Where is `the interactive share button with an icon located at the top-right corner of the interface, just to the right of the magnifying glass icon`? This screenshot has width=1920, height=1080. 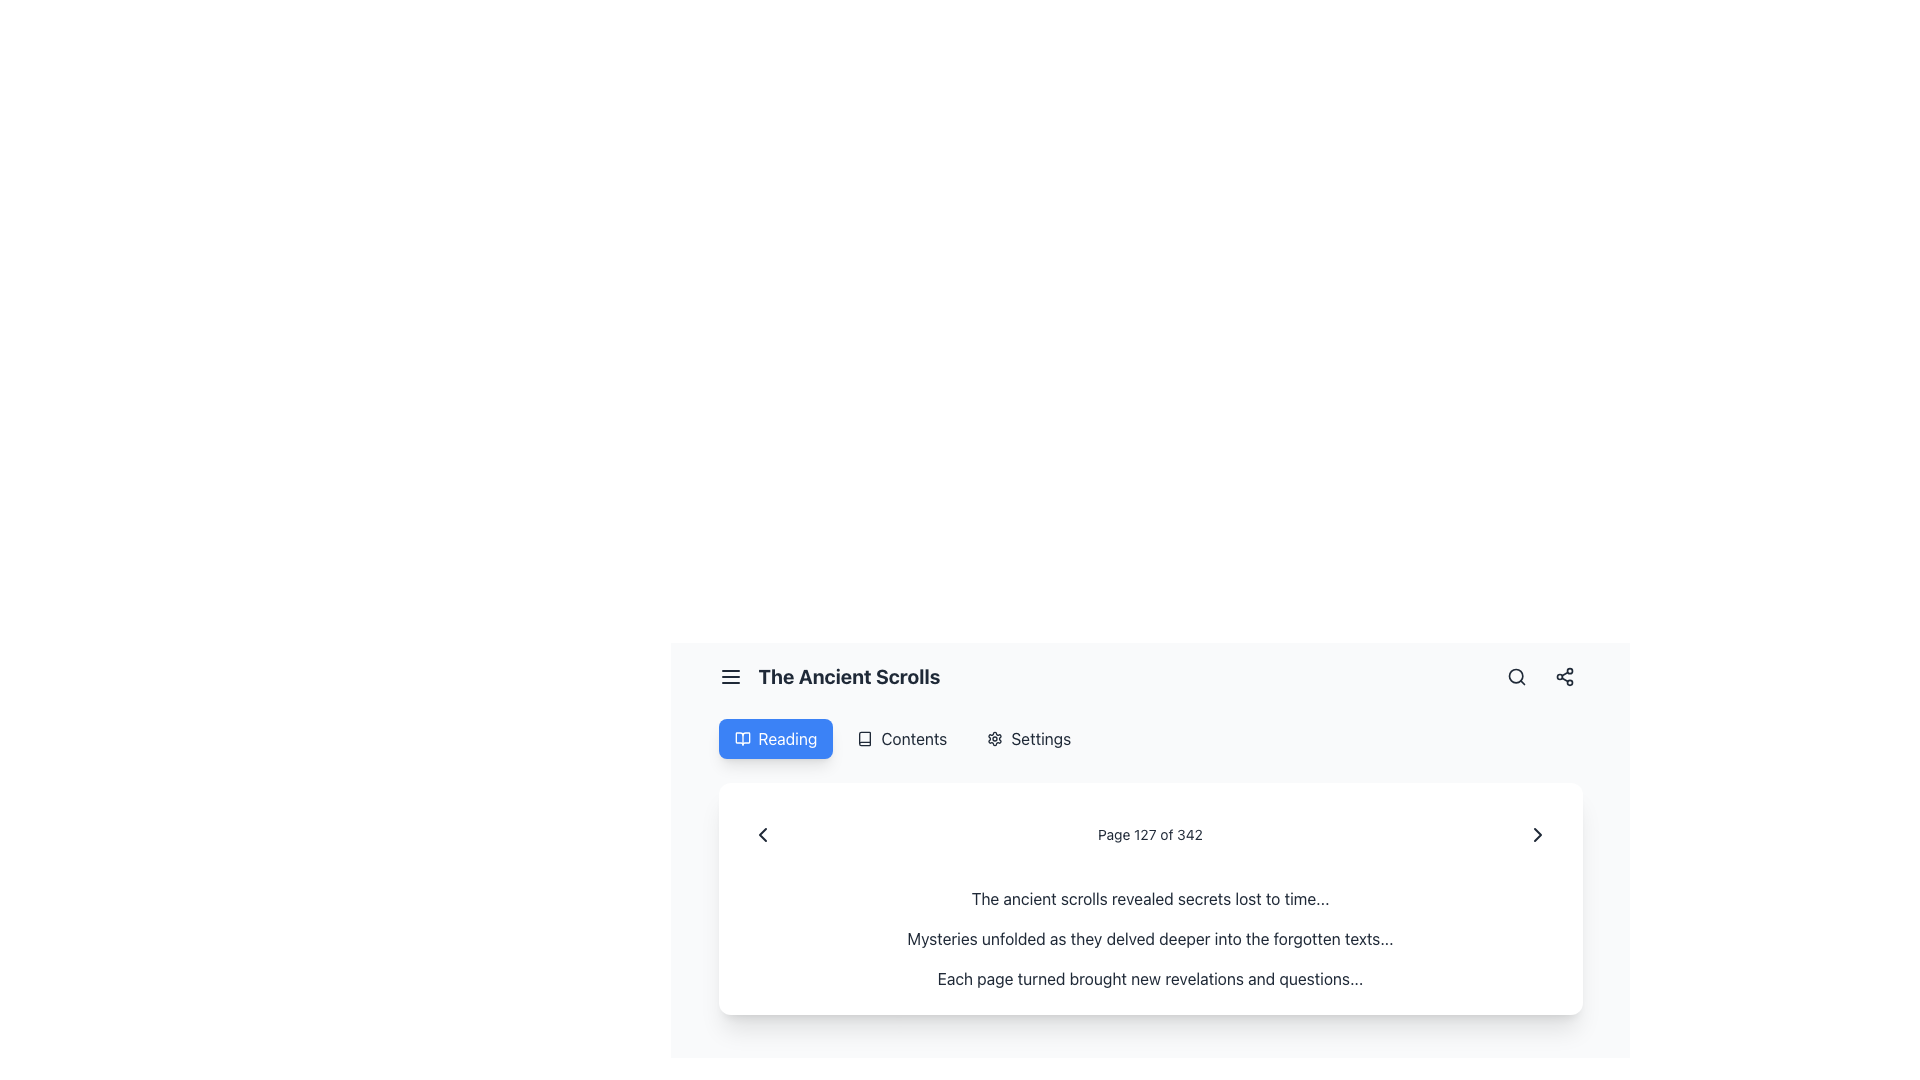 the interactive share button with an icon located at the top-right corner of the interface, just to the right of the magnifying glass icon is located at coordinates (1563, 676).